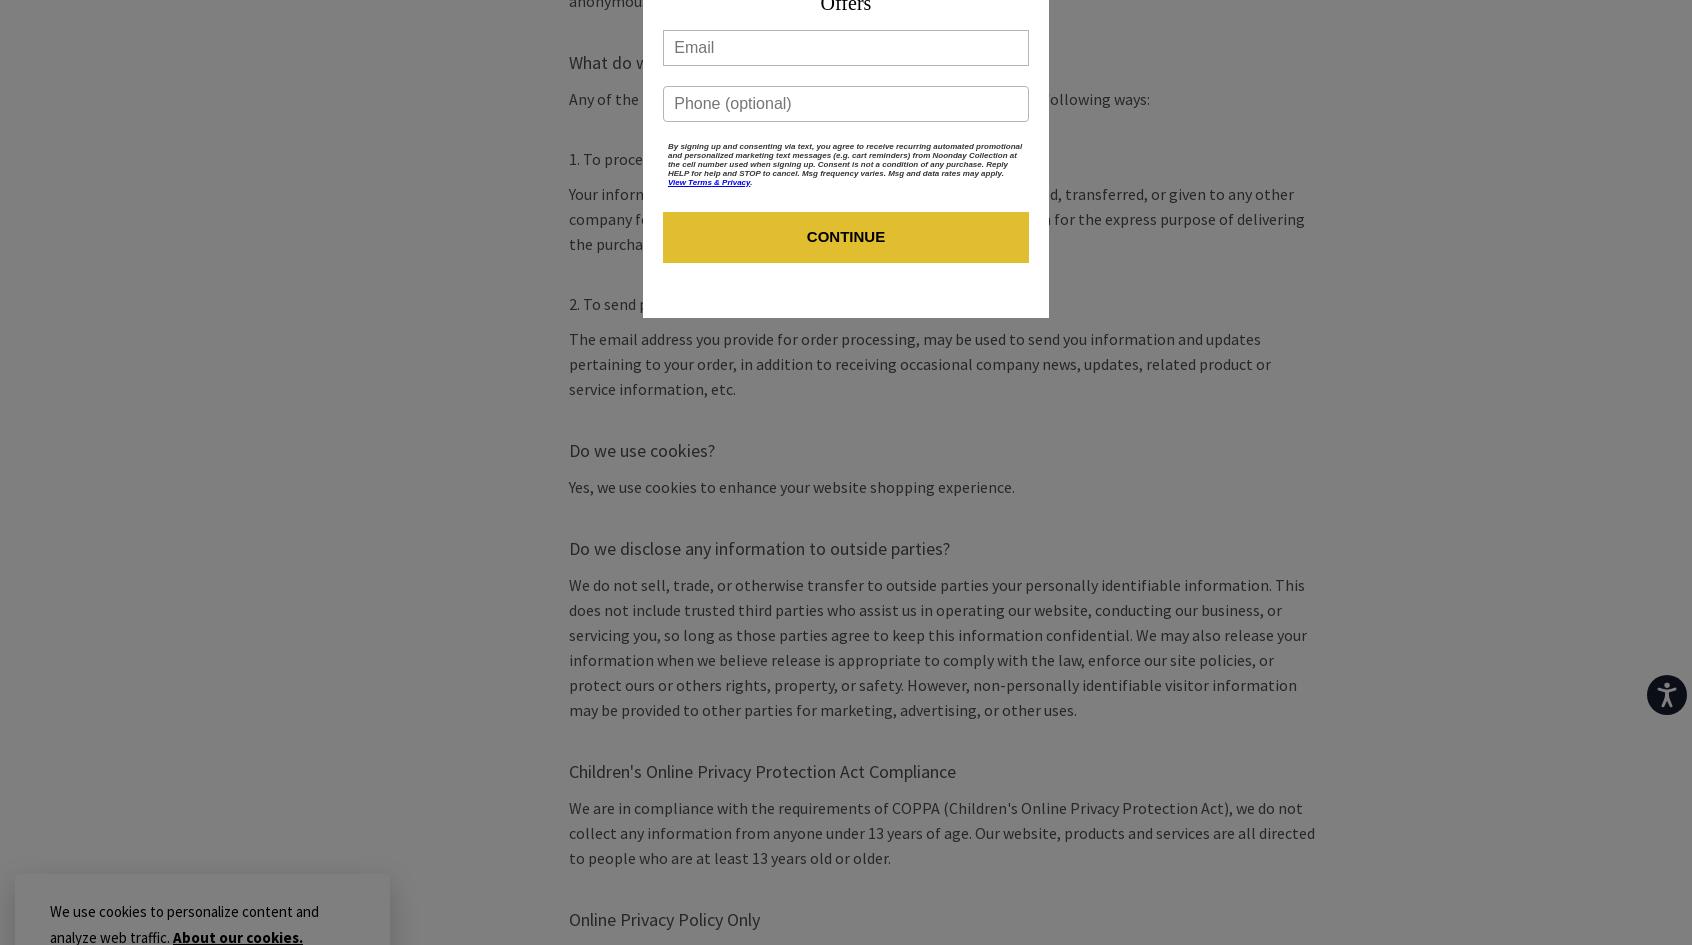 This screenshot has width=1692, height=945. Describe the element at coordinates (918, 363) in the screenshot. I see `'The email address you provide for order processing, may be used to send you information and updates pertaining to your order, in addition to receiving occasional company news, updates, related product or service information, etc.'` at that location.